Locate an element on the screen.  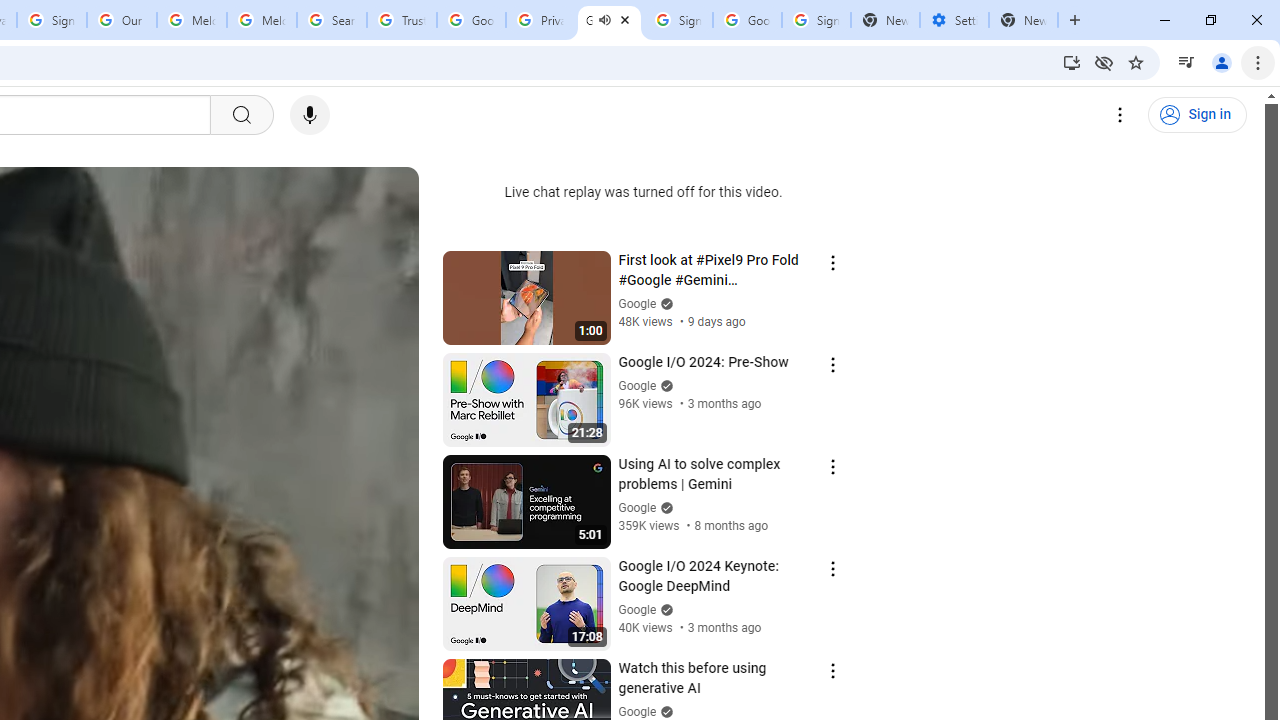
'Google Ads - Sign in' is located at coordinates (470, 20).